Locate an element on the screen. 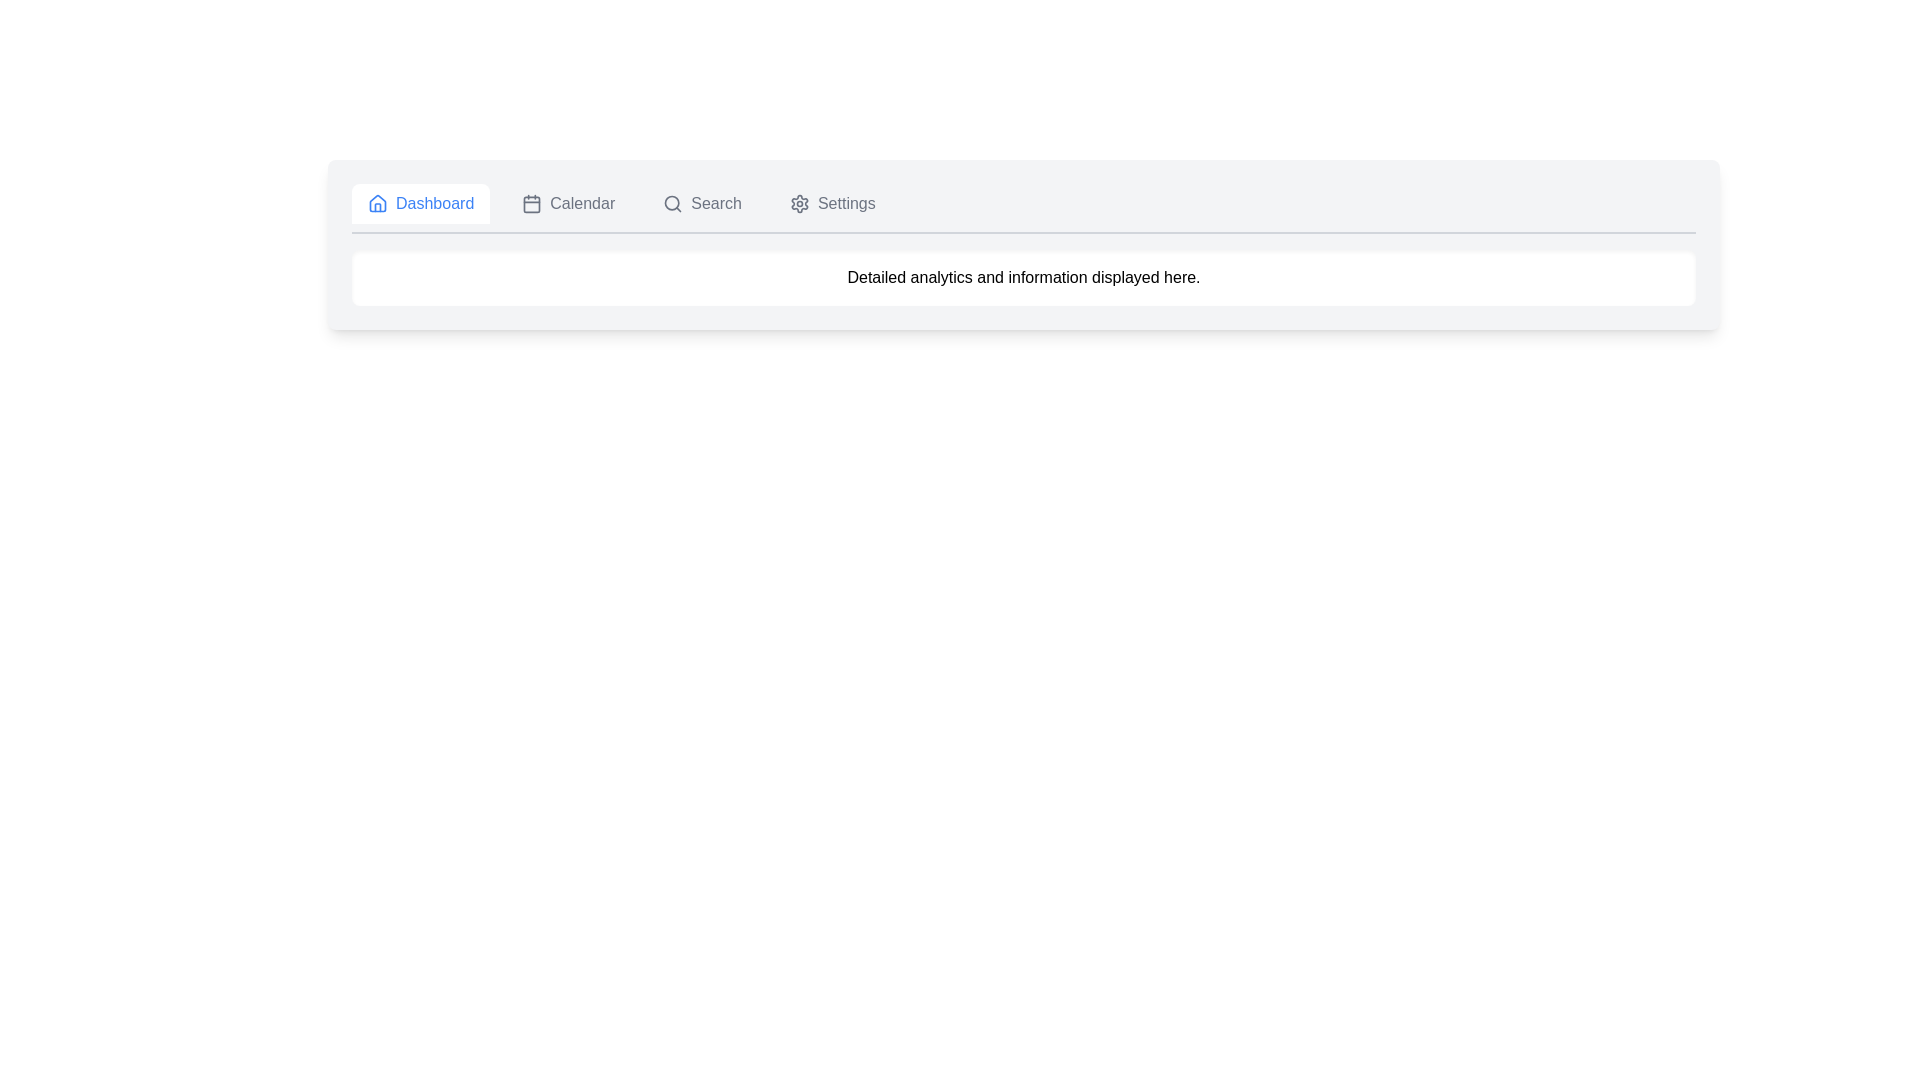 Image resolution: width=1920 pixels, height=1080 pixels. the search icon located within the 'Search' button in the top navigation bar, positioned to the immediate left of the text label 'Search.' is located at coordinates (673, 204).